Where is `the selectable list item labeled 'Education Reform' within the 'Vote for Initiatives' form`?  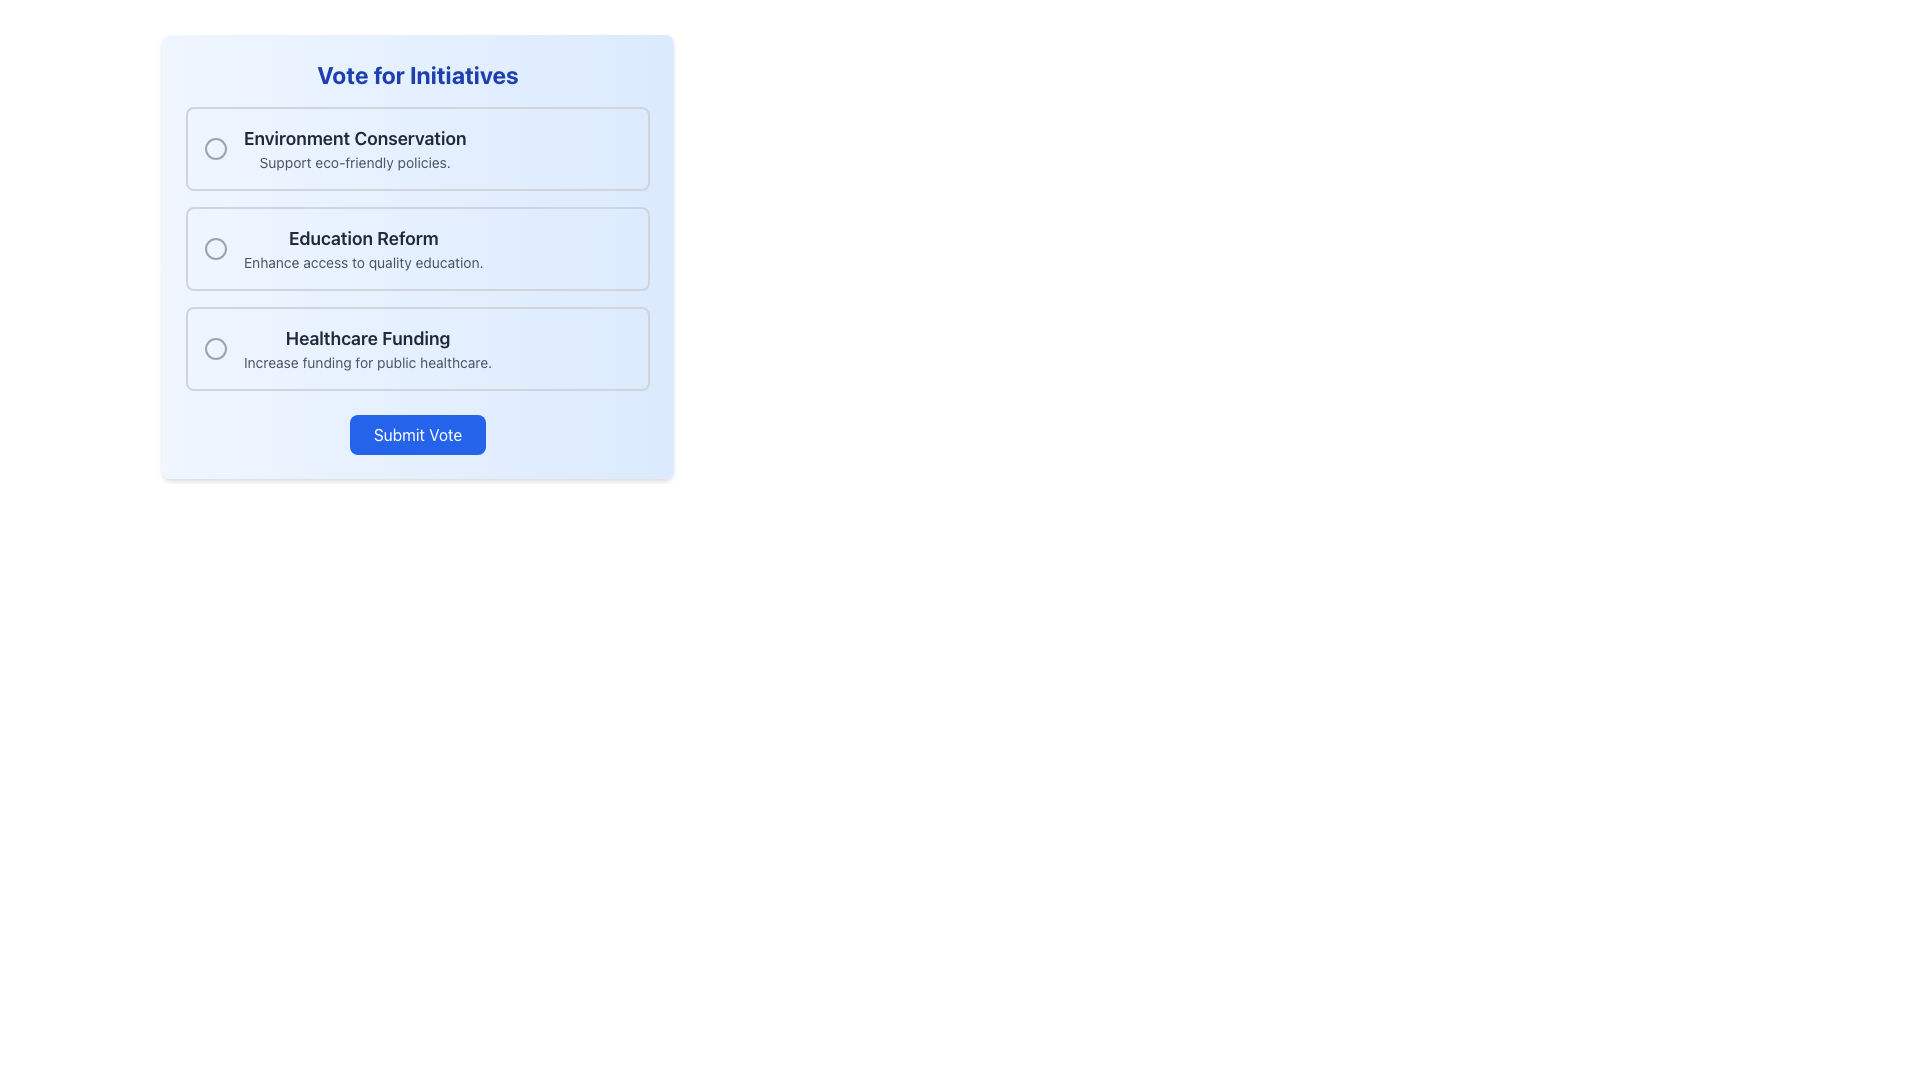
the selectable list item labeled 'Education Reform' within the 'Vote for Initiatives' form is located at coordinates (416, 248).